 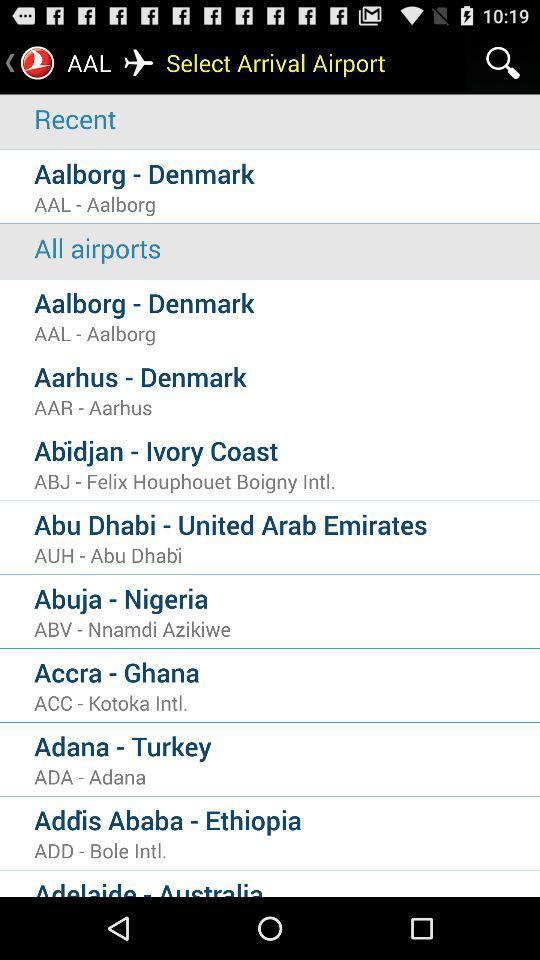 I want to click on the item above adelaide - australia item, so click(x=286, y=849).